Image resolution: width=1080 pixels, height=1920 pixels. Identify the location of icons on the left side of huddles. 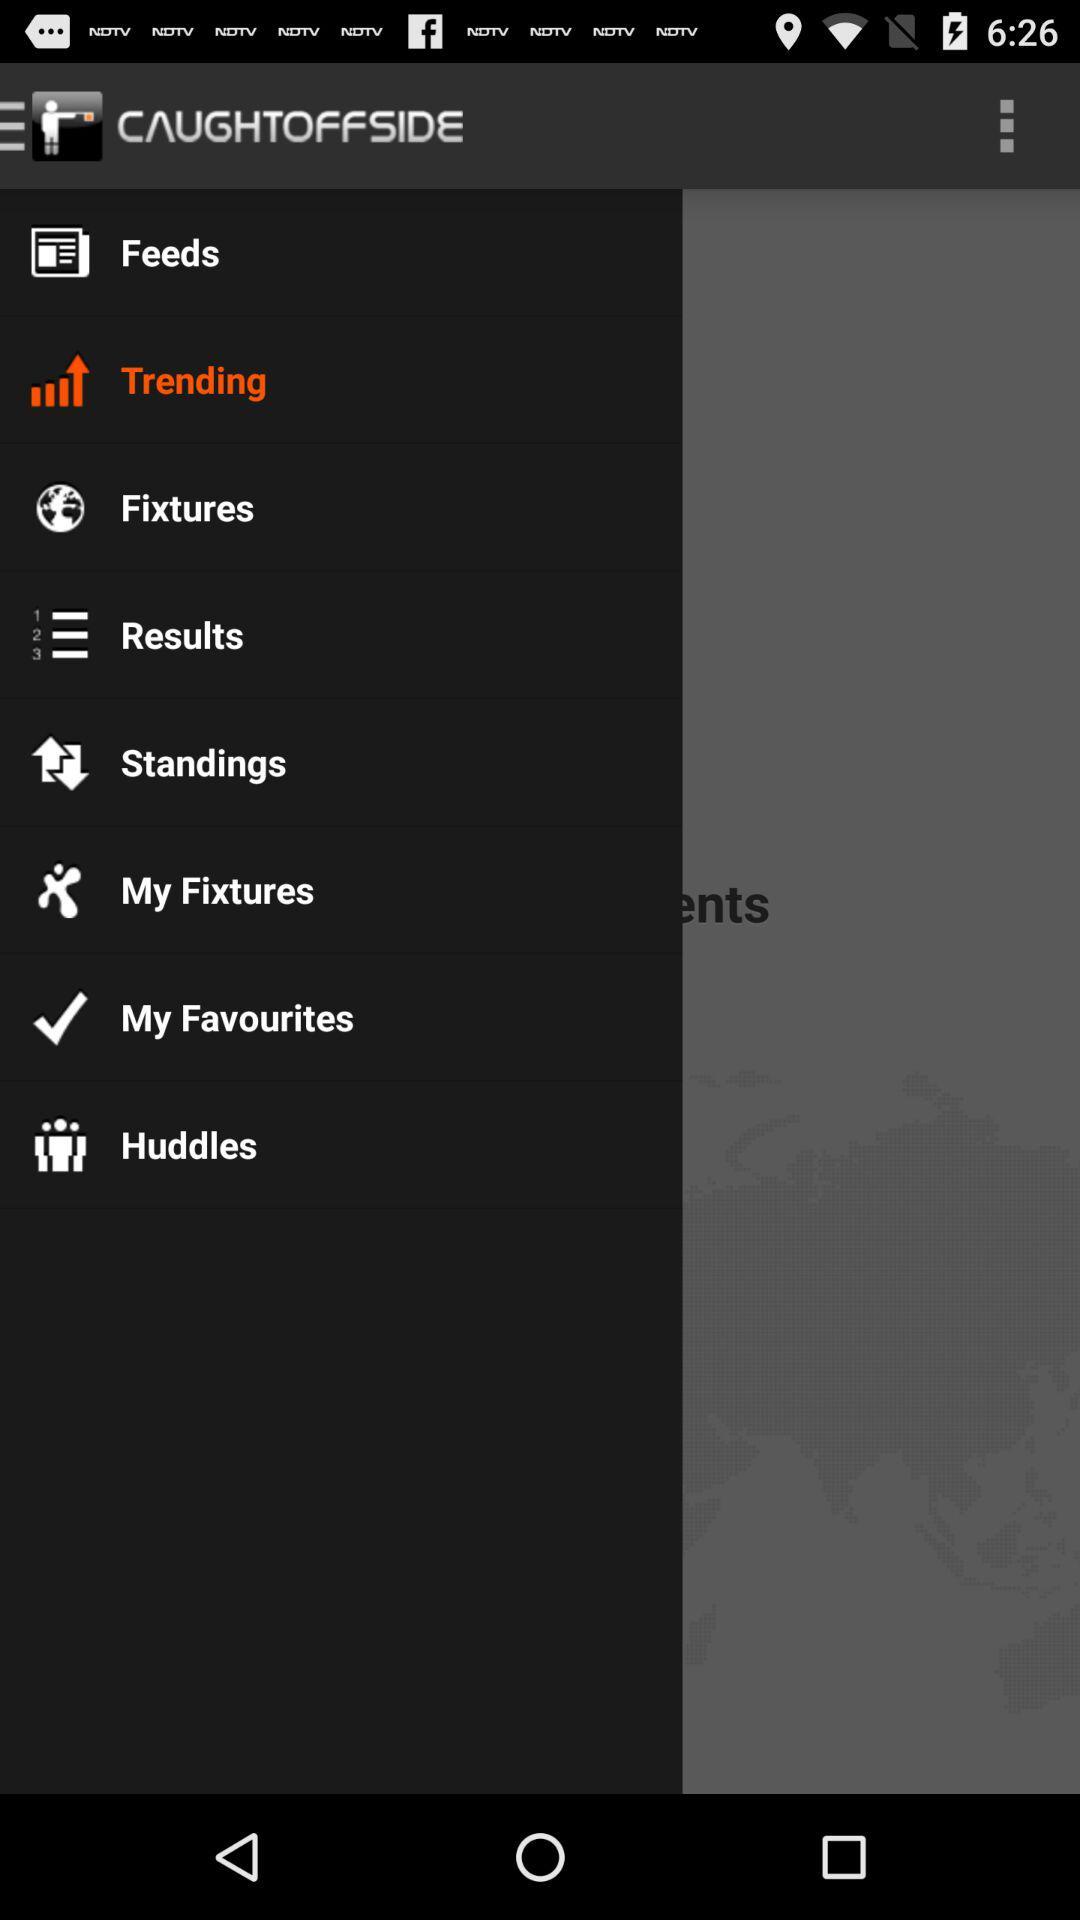
(59, 1143).